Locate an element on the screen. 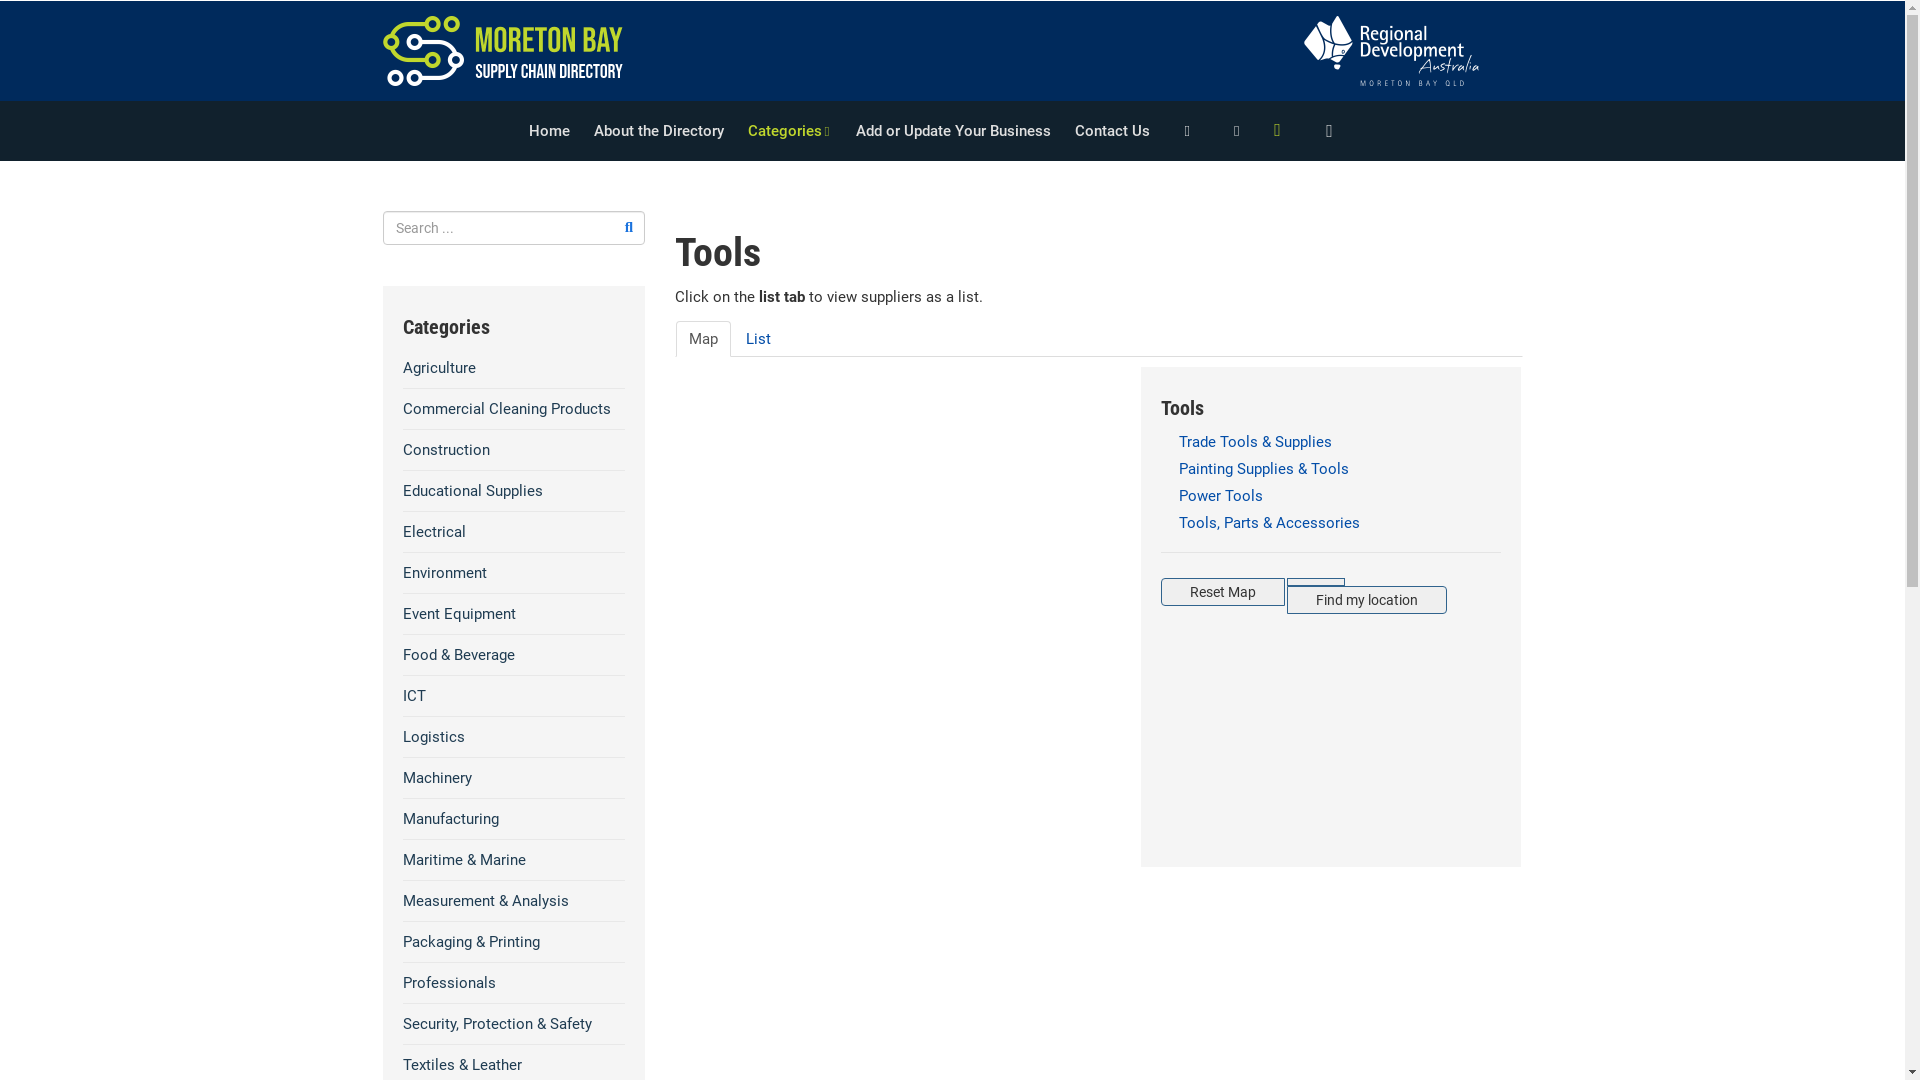 Image resolution: width=1920 pixels, height=1080 pixels. 'List' is located at coordinates (757, 338).